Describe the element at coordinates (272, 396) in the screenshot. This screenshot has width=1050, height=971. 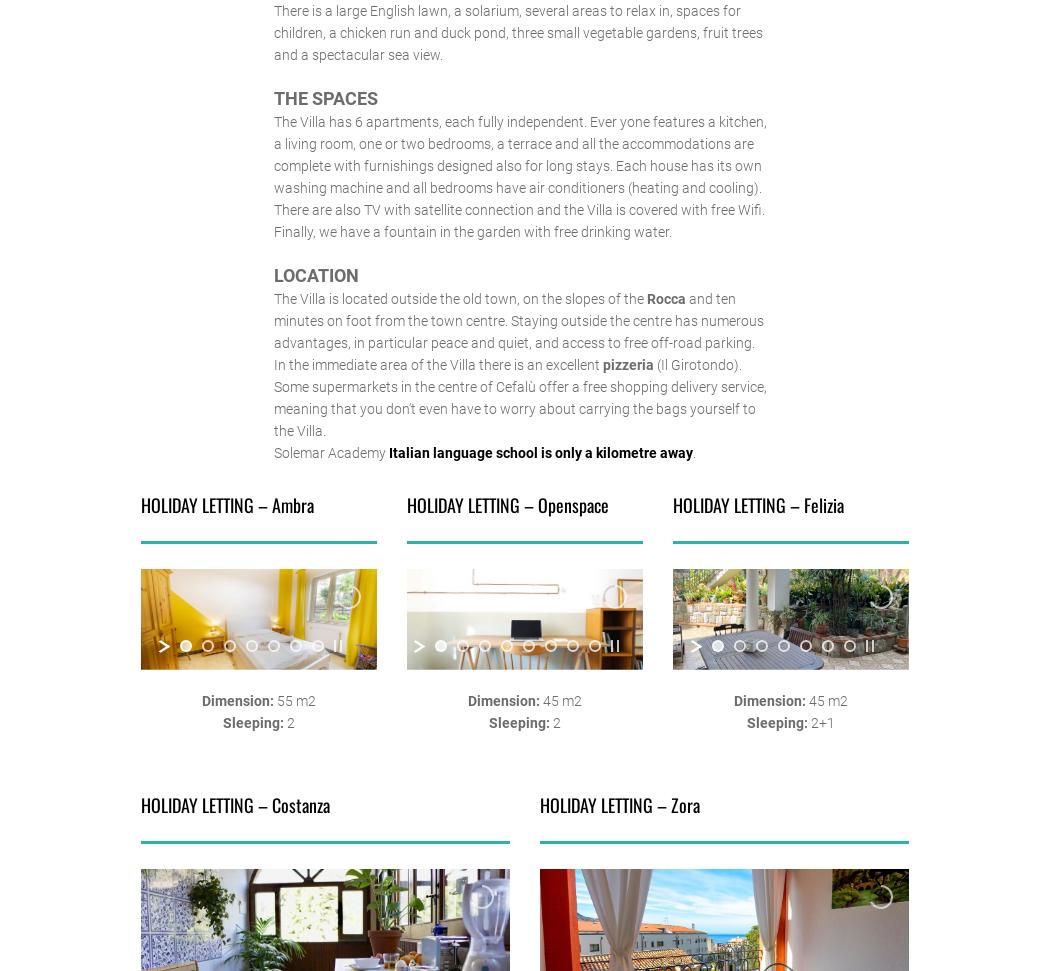
I see `'(Il Girotondo). Some supermarkets in the centre of Cefalù offer a free shopping delivery service, meaning that you don’t even have to worry about carrying the bags yourself to the Villa.'` at that location.